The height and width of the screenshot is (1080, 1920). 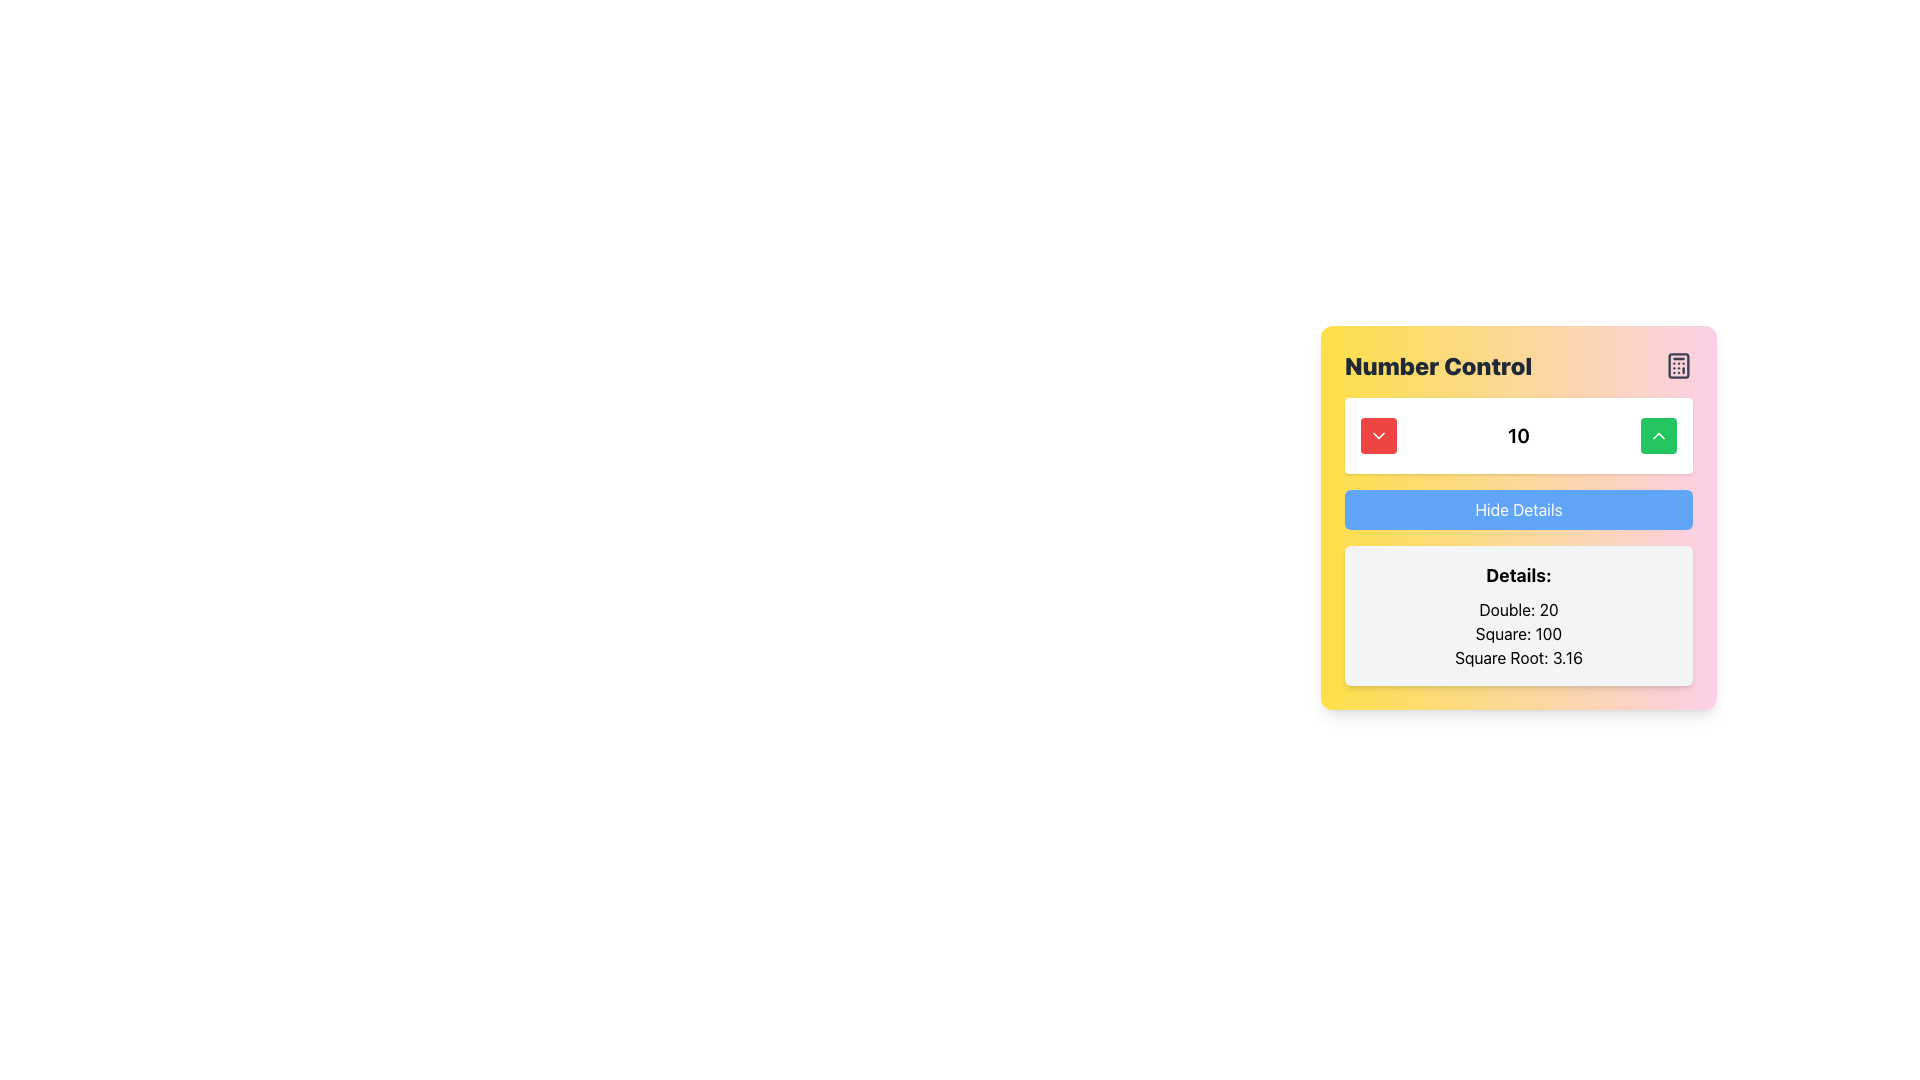 I want to click on the text label displaying 'Square: 100', which is the second entry under the 'Details:' section, positioned on the right side of the interface, so click(x=1518, y=633).